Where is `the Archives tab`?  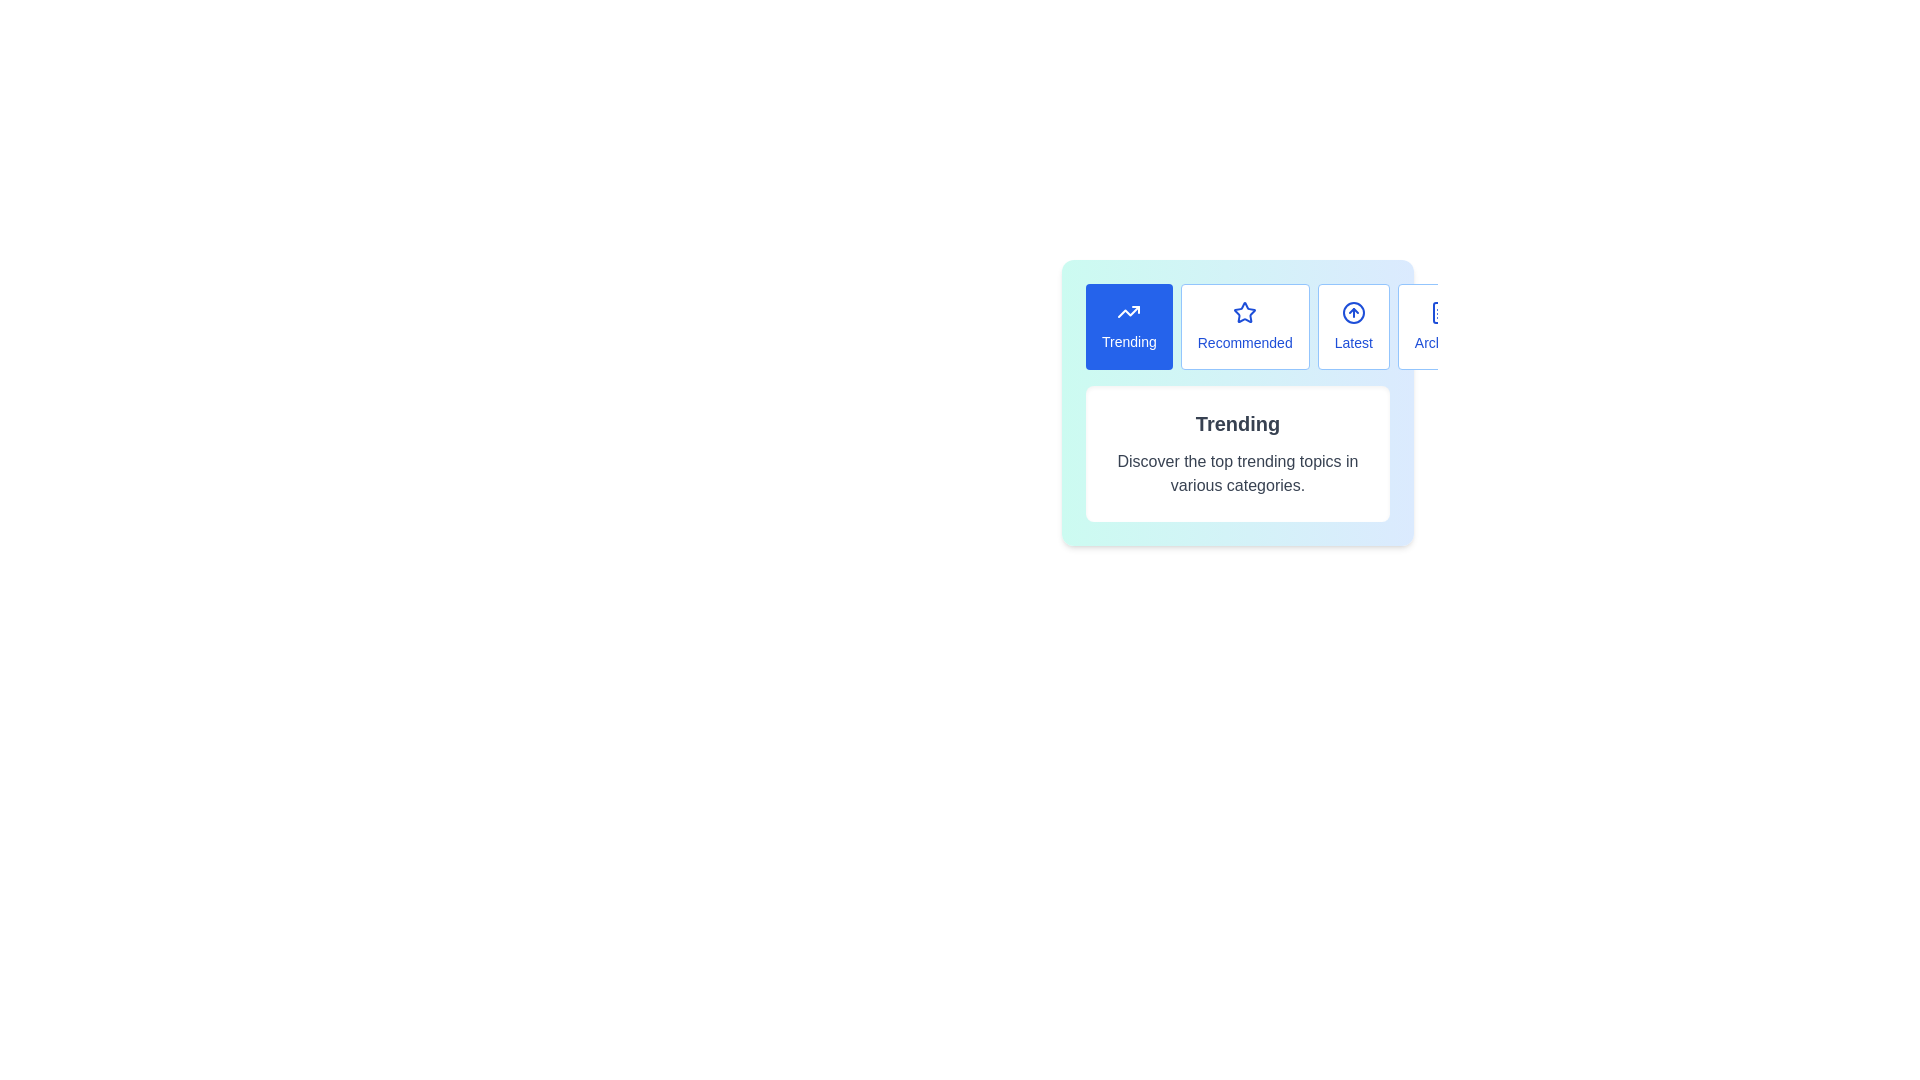 the Archives tab is located at coordinates (1441, 326).